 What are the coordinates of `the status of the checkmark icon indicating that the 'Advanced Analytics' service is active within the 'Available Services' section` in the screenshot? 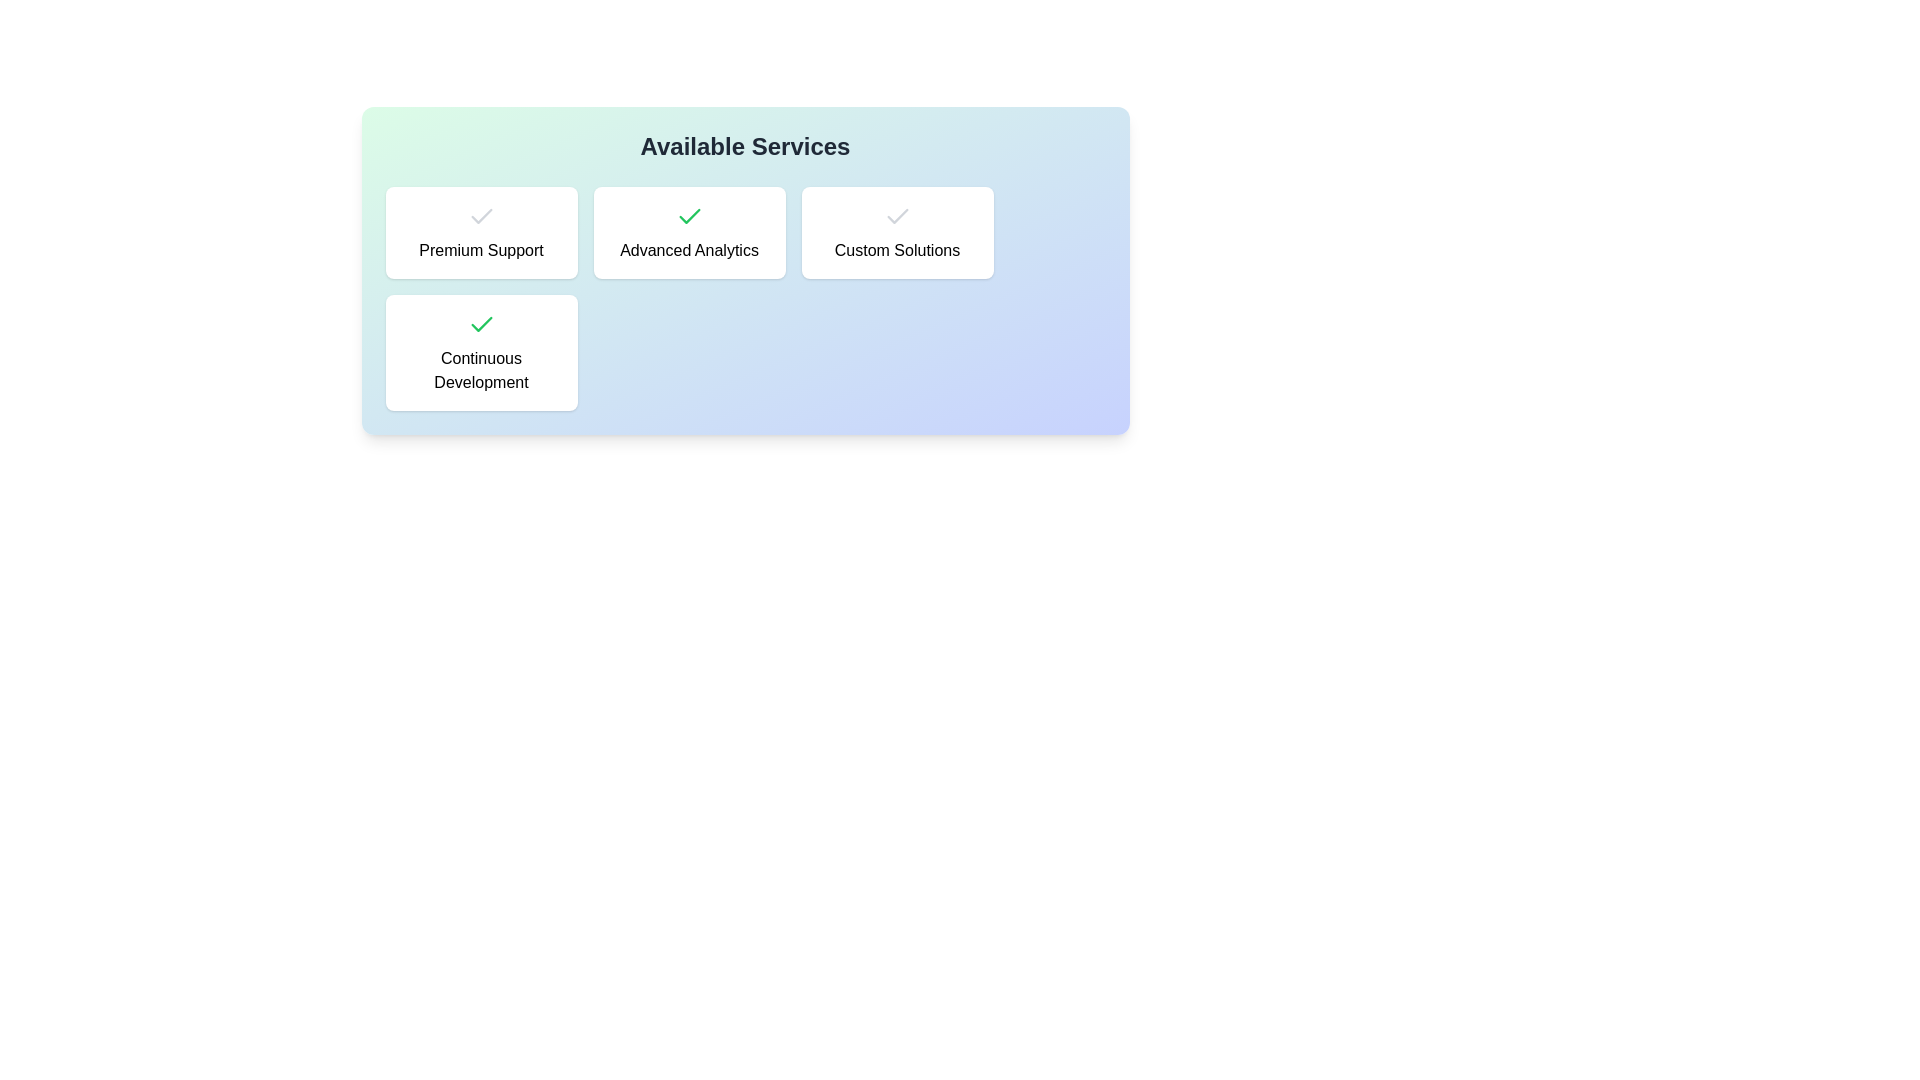 It's located at (896, 216).